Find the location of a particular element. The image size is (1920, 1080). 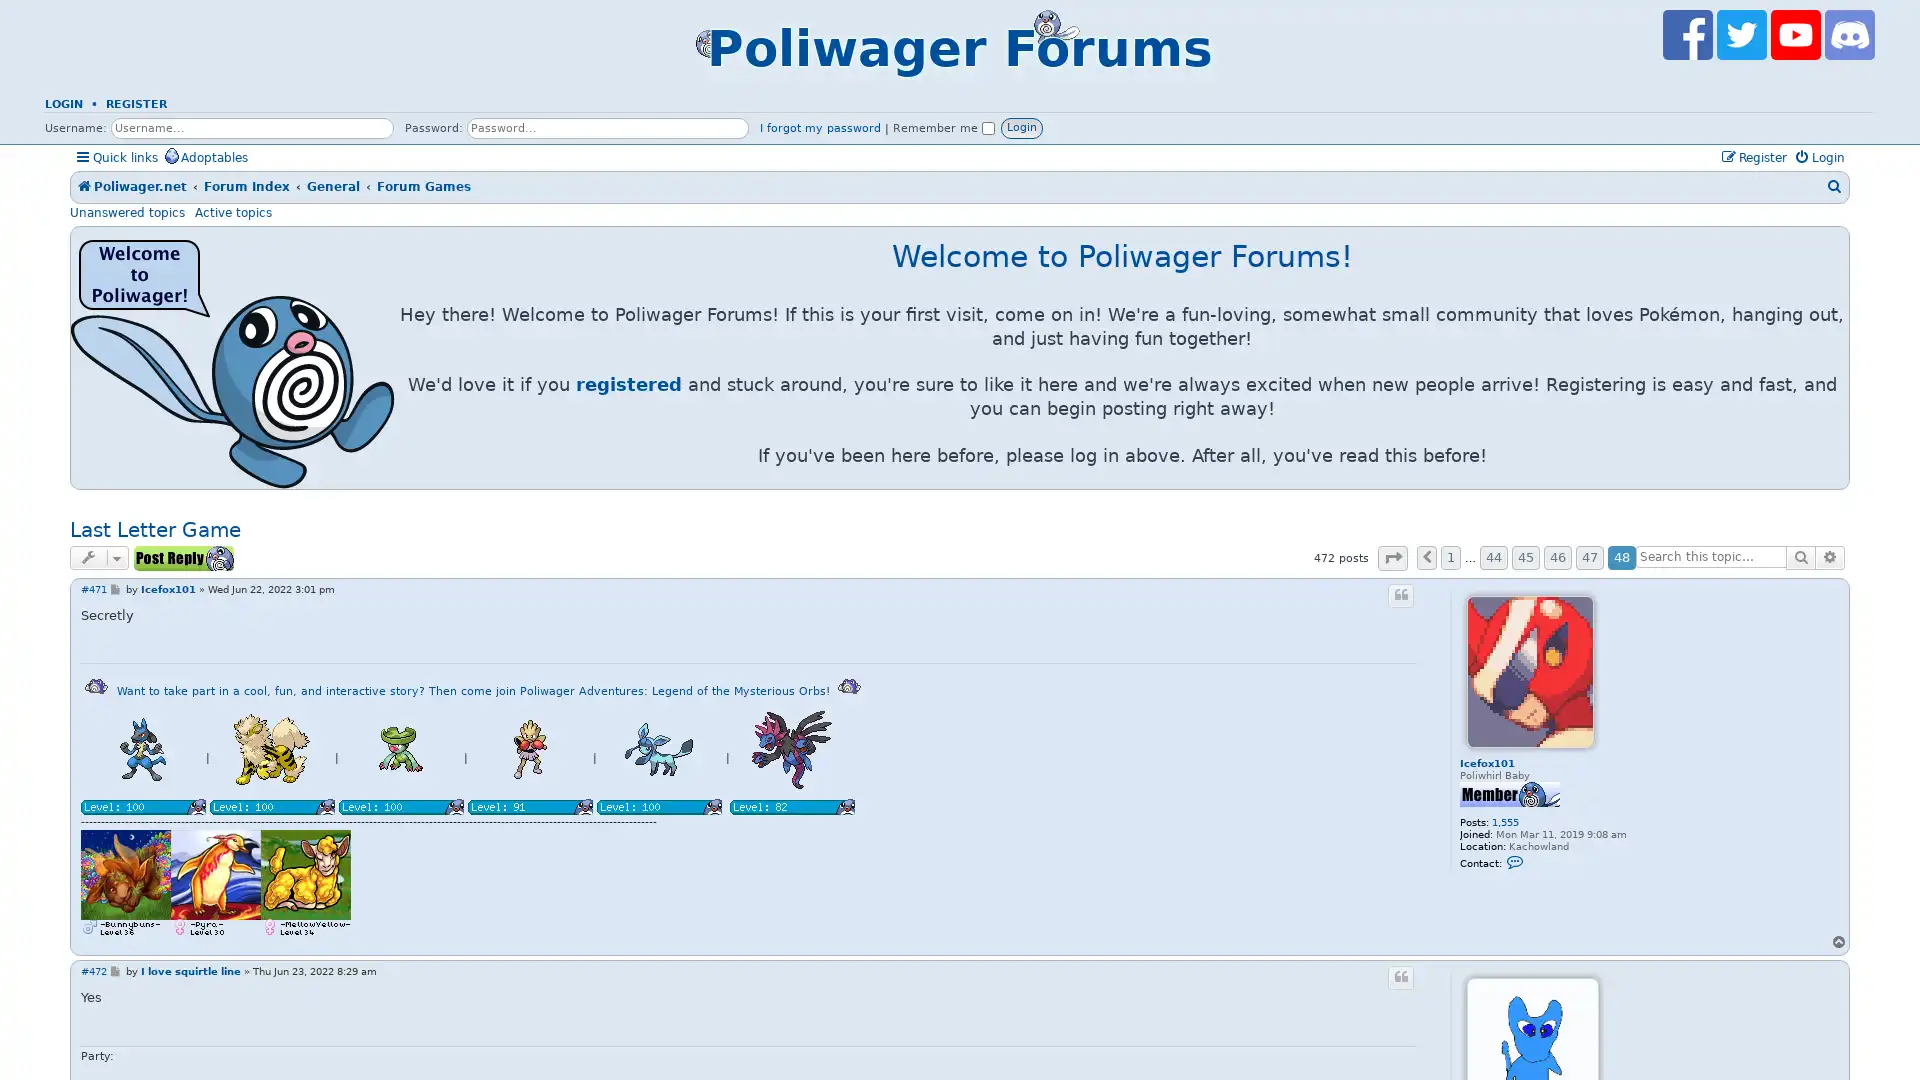

45 is located at coordinates (1525, 558).